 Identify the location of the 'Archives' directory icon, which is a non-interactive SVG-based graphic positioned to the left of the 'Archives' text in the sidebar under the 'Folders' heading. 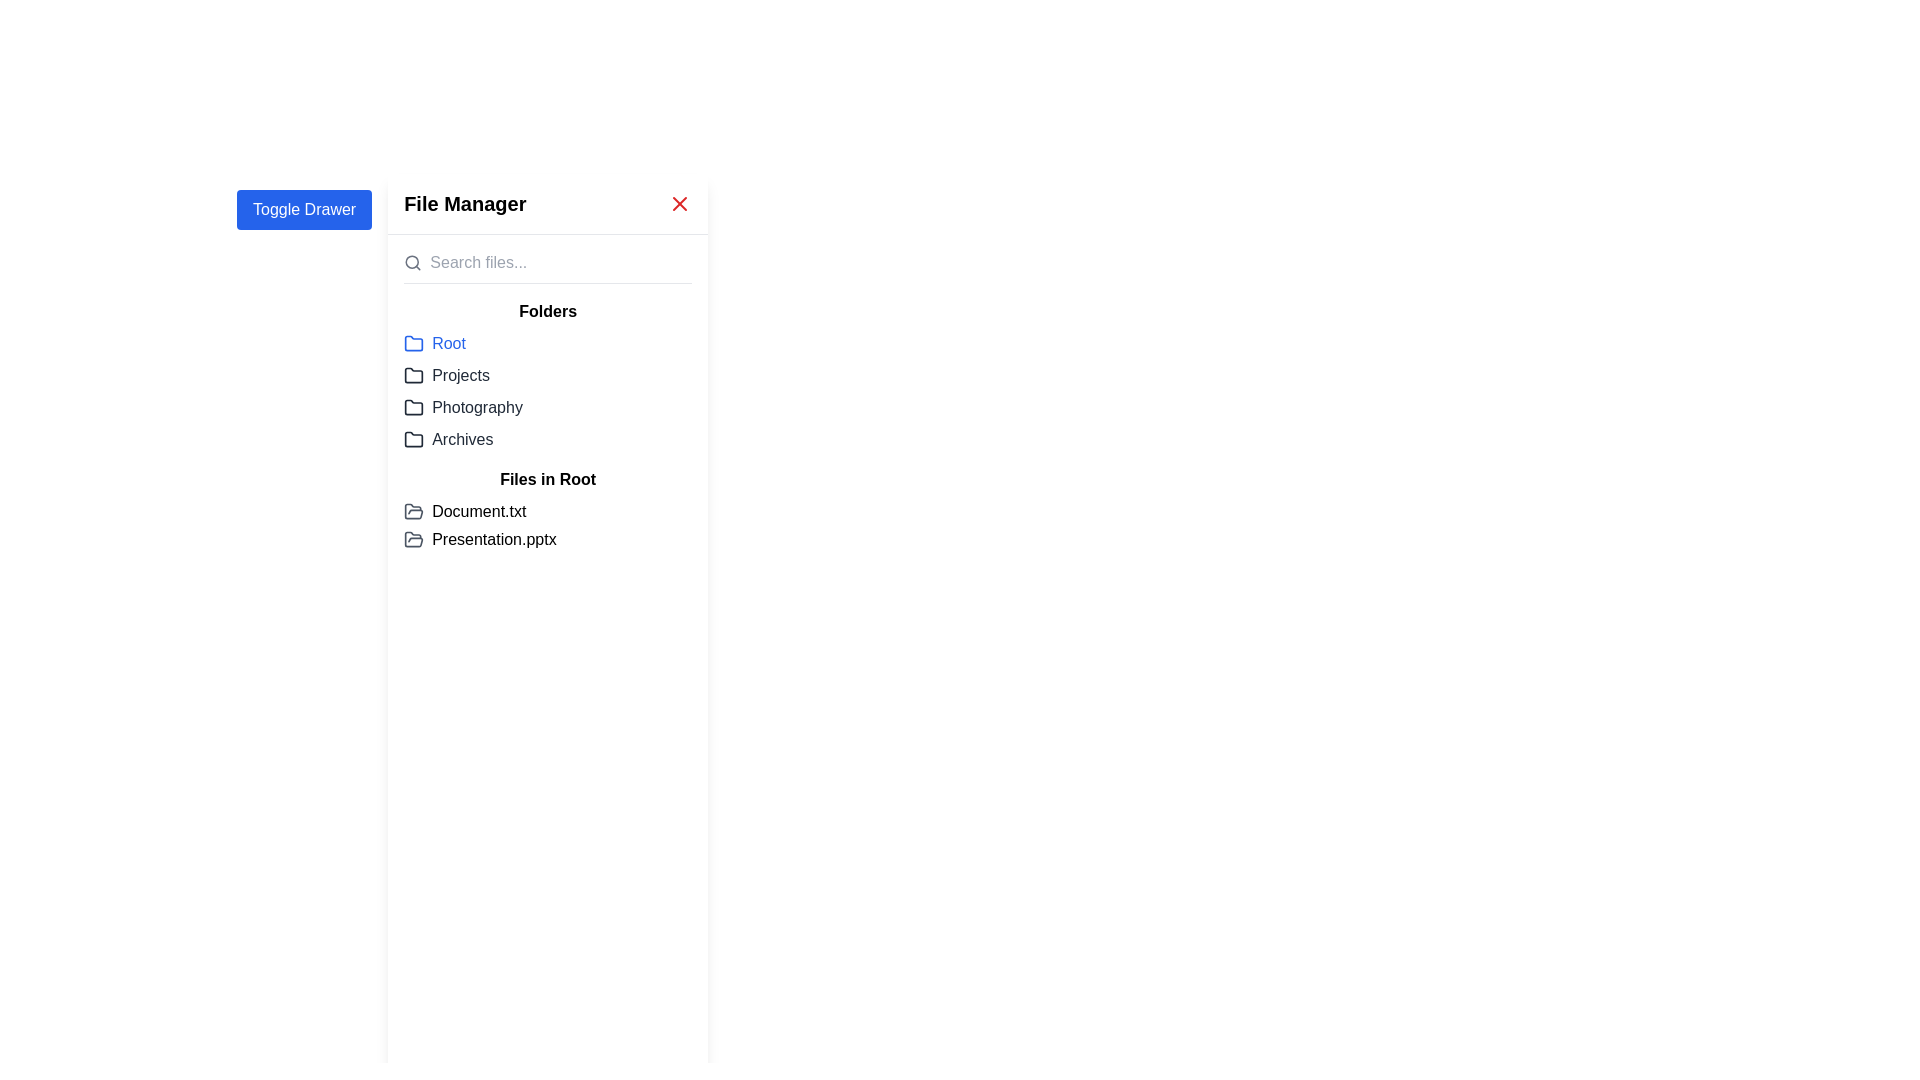
(413, 438).